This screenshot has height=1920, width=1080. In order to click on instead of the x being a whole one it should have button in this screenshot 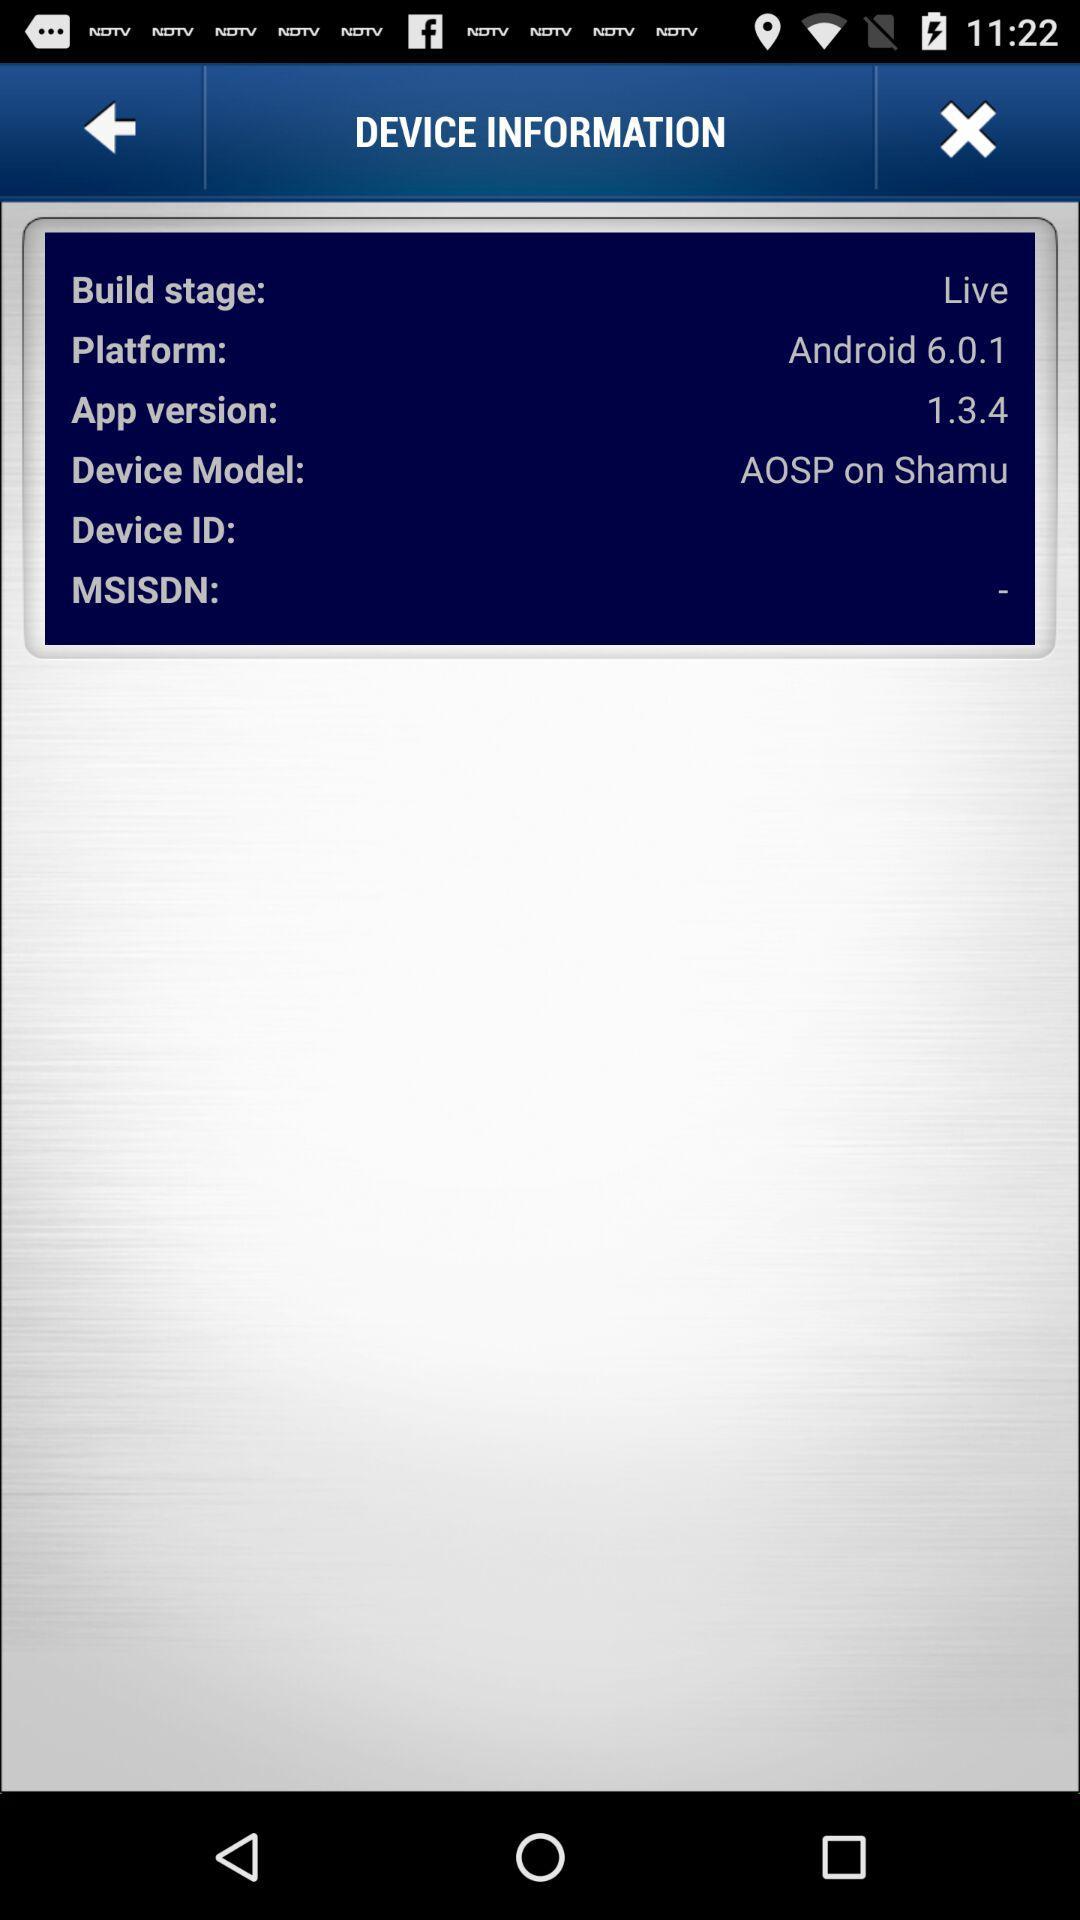, I will do `click(964, 129)`.